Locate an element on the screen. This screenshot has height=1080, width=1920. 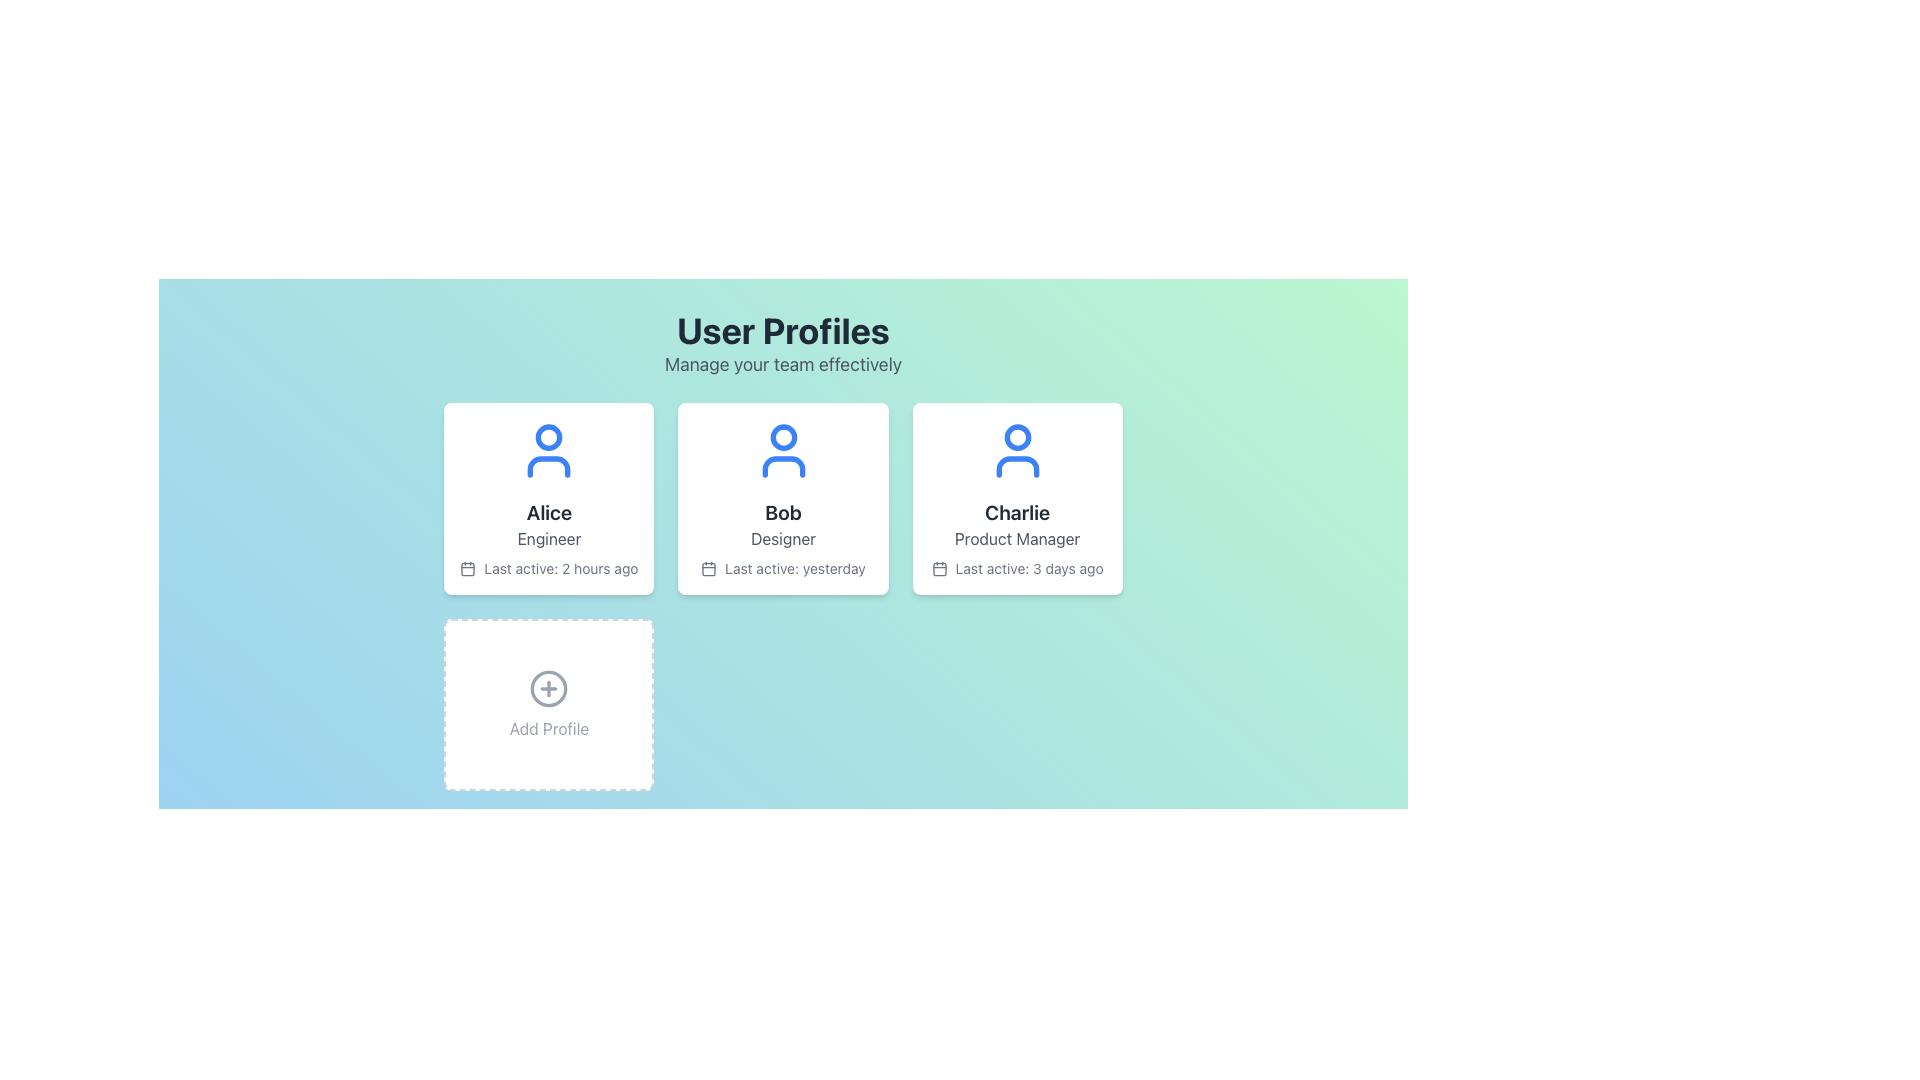
the Text Label displaying the user's name 'Alice' within the user profile card, which is the first card in a row of three cards is located at coordinates (549, 512).